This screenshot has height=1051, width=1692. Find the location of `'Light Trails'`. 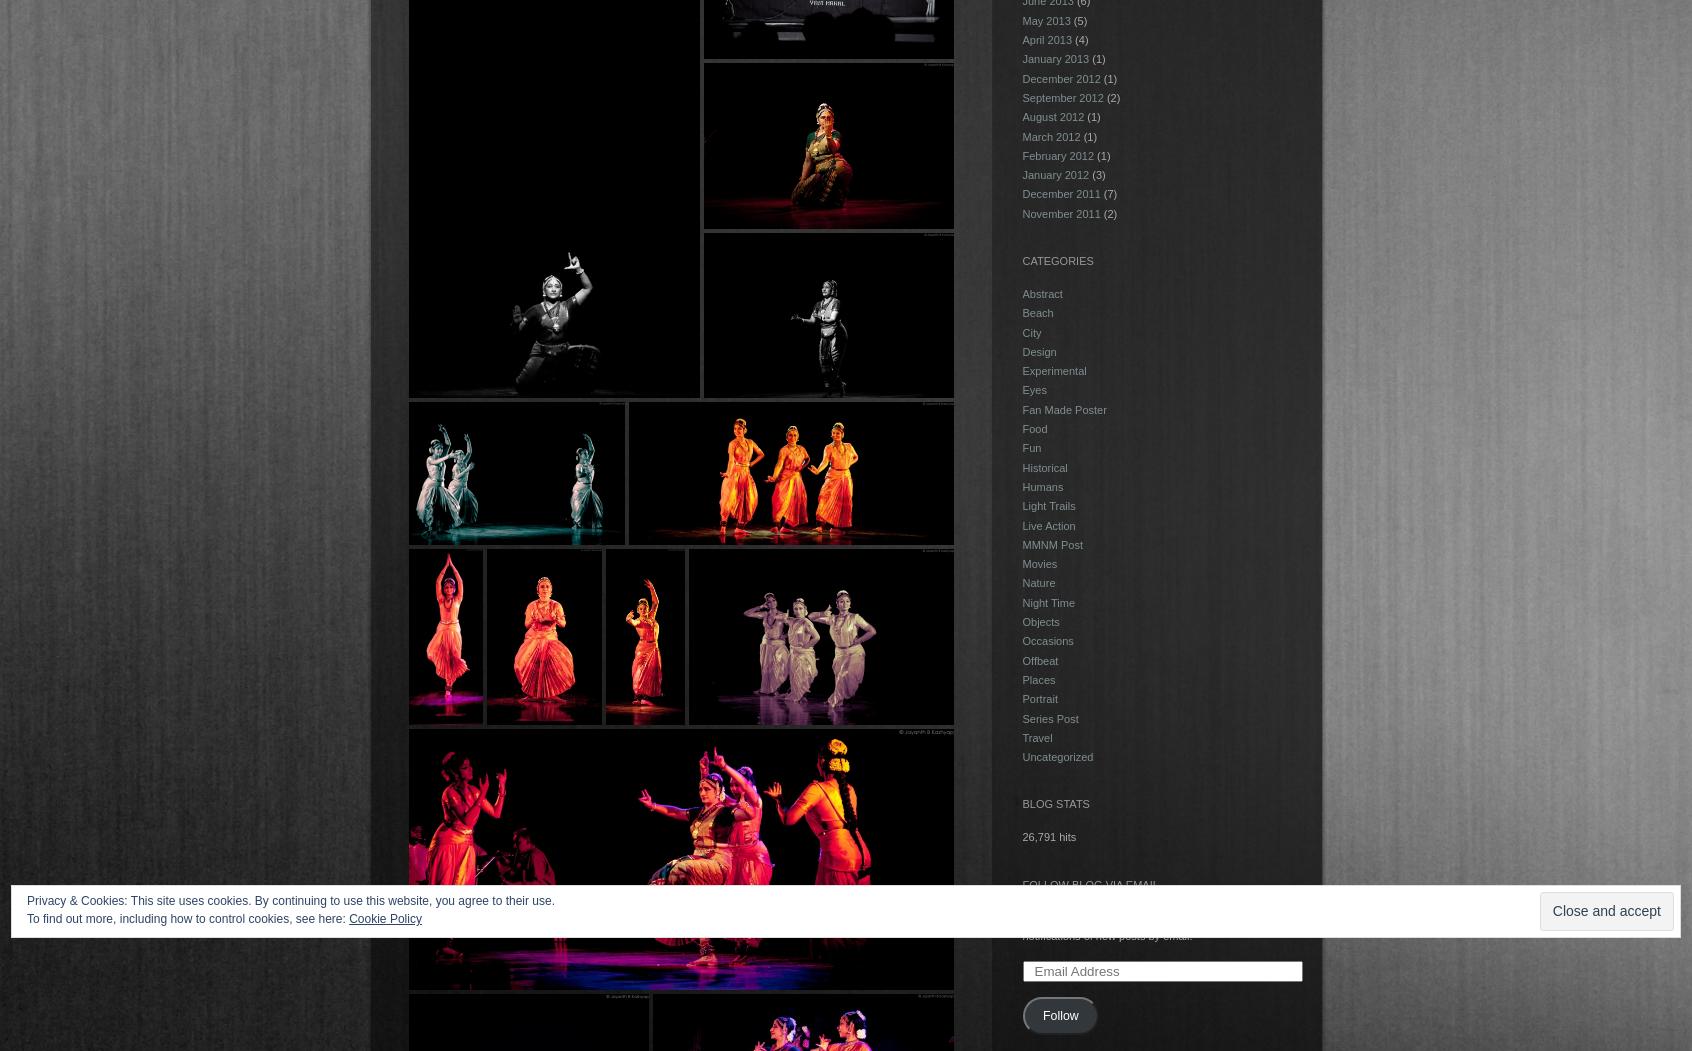

'Light Trails' is located at coordinates (1047, 505).